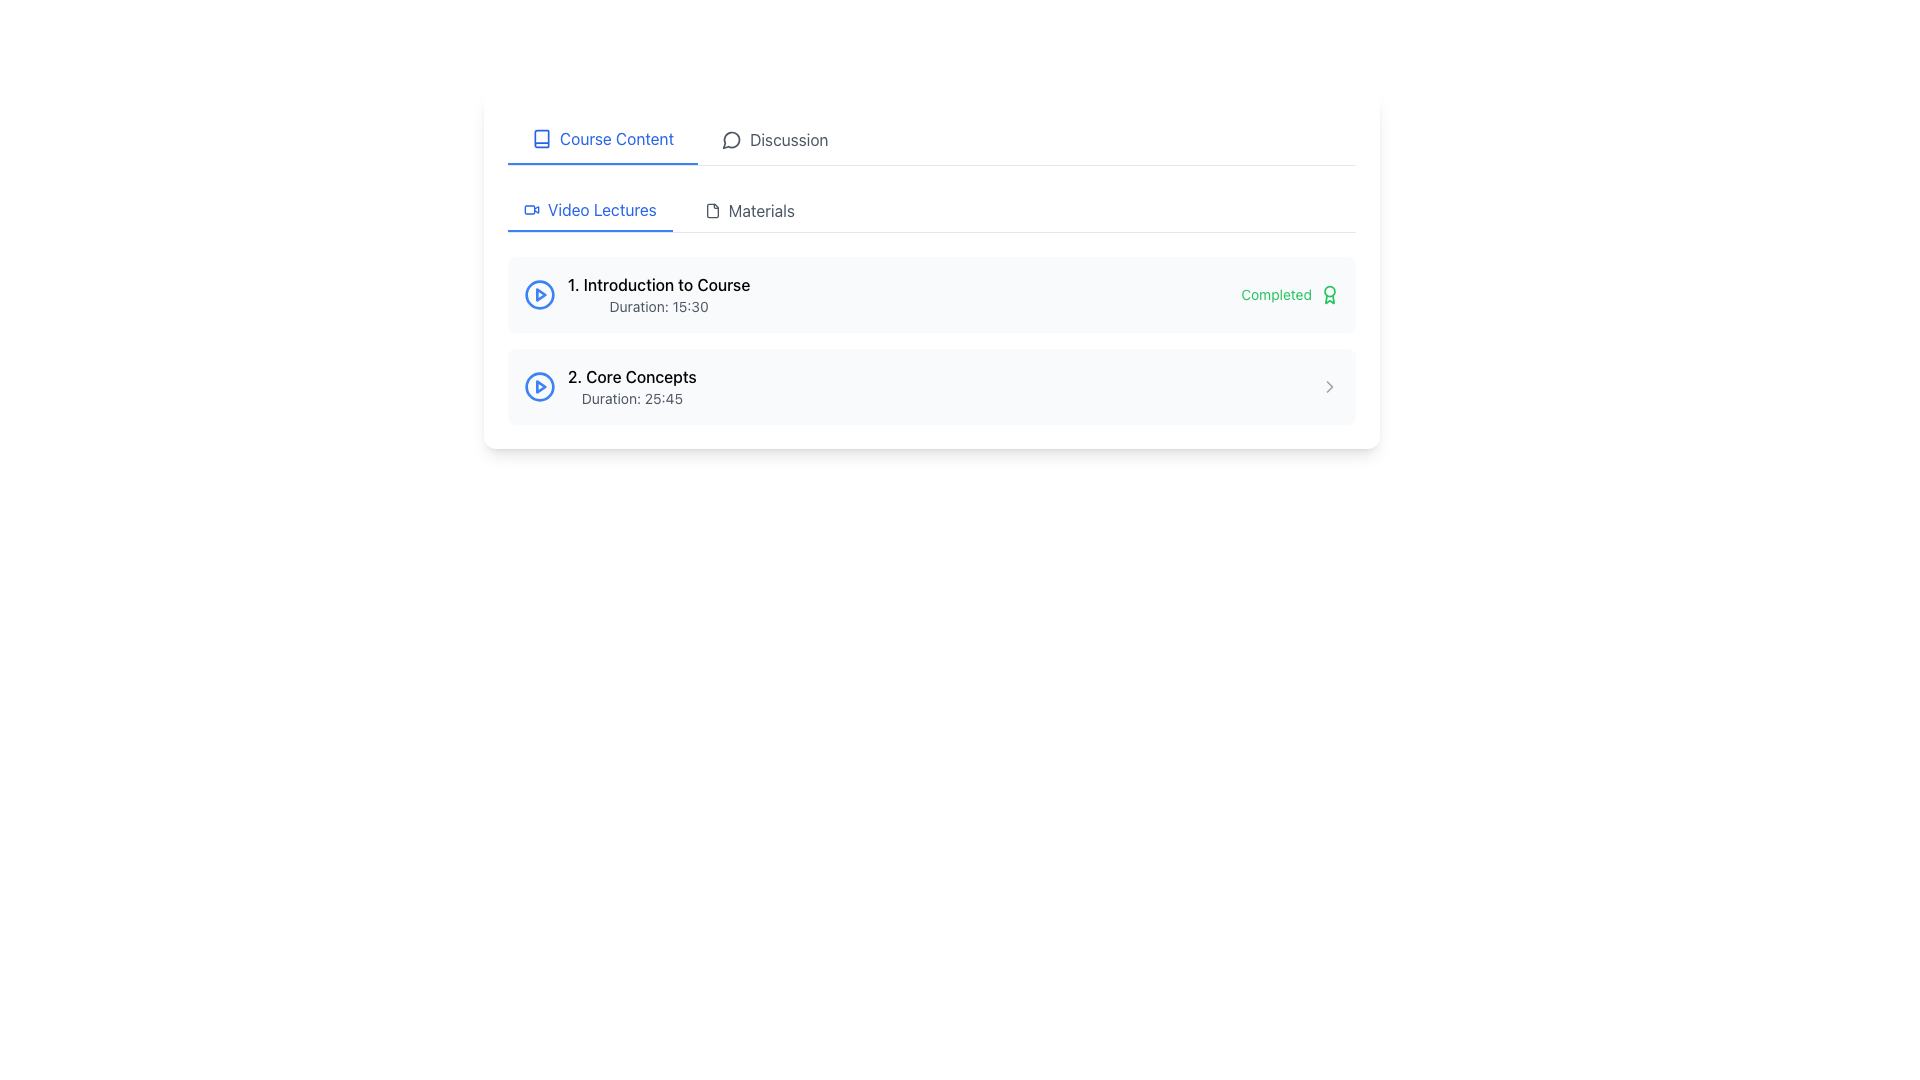 This screenshot has height=1080, width=1920. I want to click on the text label displaying the duration of the video lecture titled '2. Core Concepts', which is positioned directly underneath the title and aligns left with it, so click(631, 398).